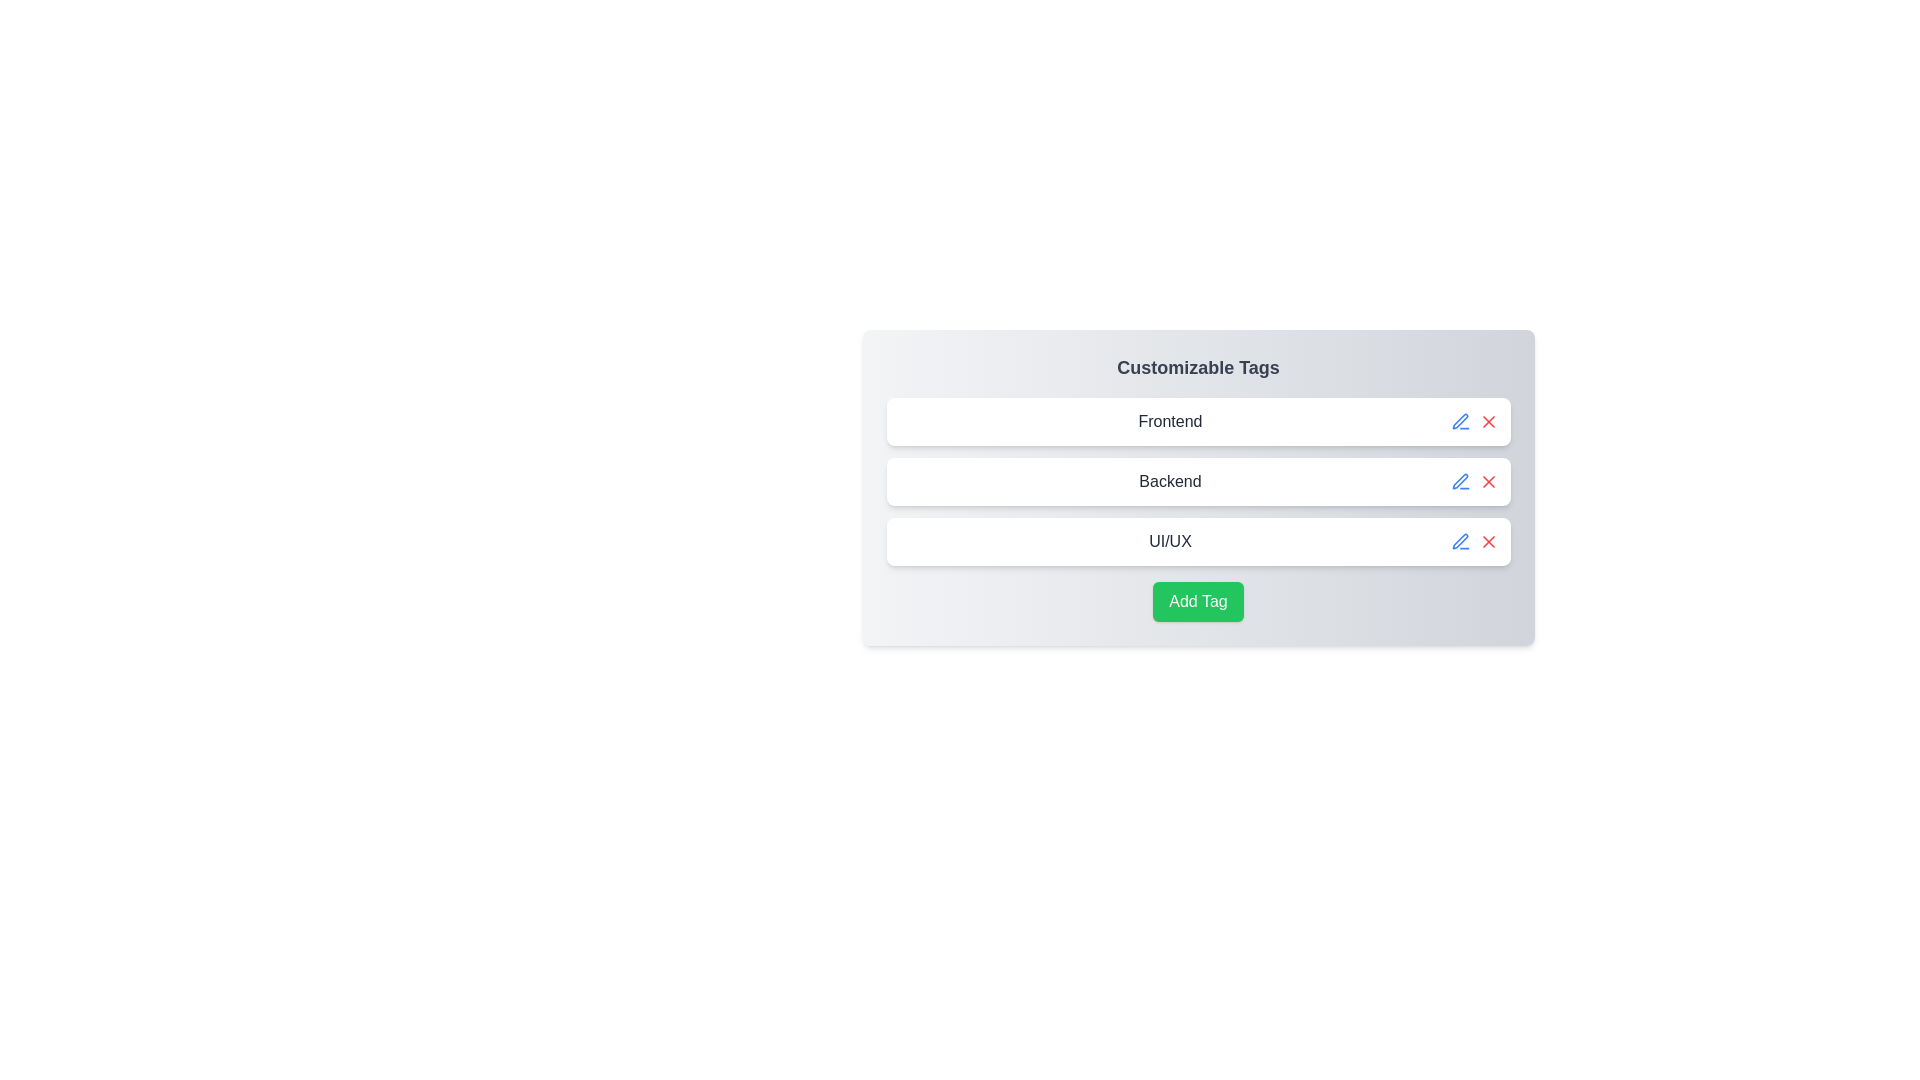 The width and height of the screenshot is (1920, 1080). I want to click on edit button for the tag labeled Backend, so click(1460, 482).